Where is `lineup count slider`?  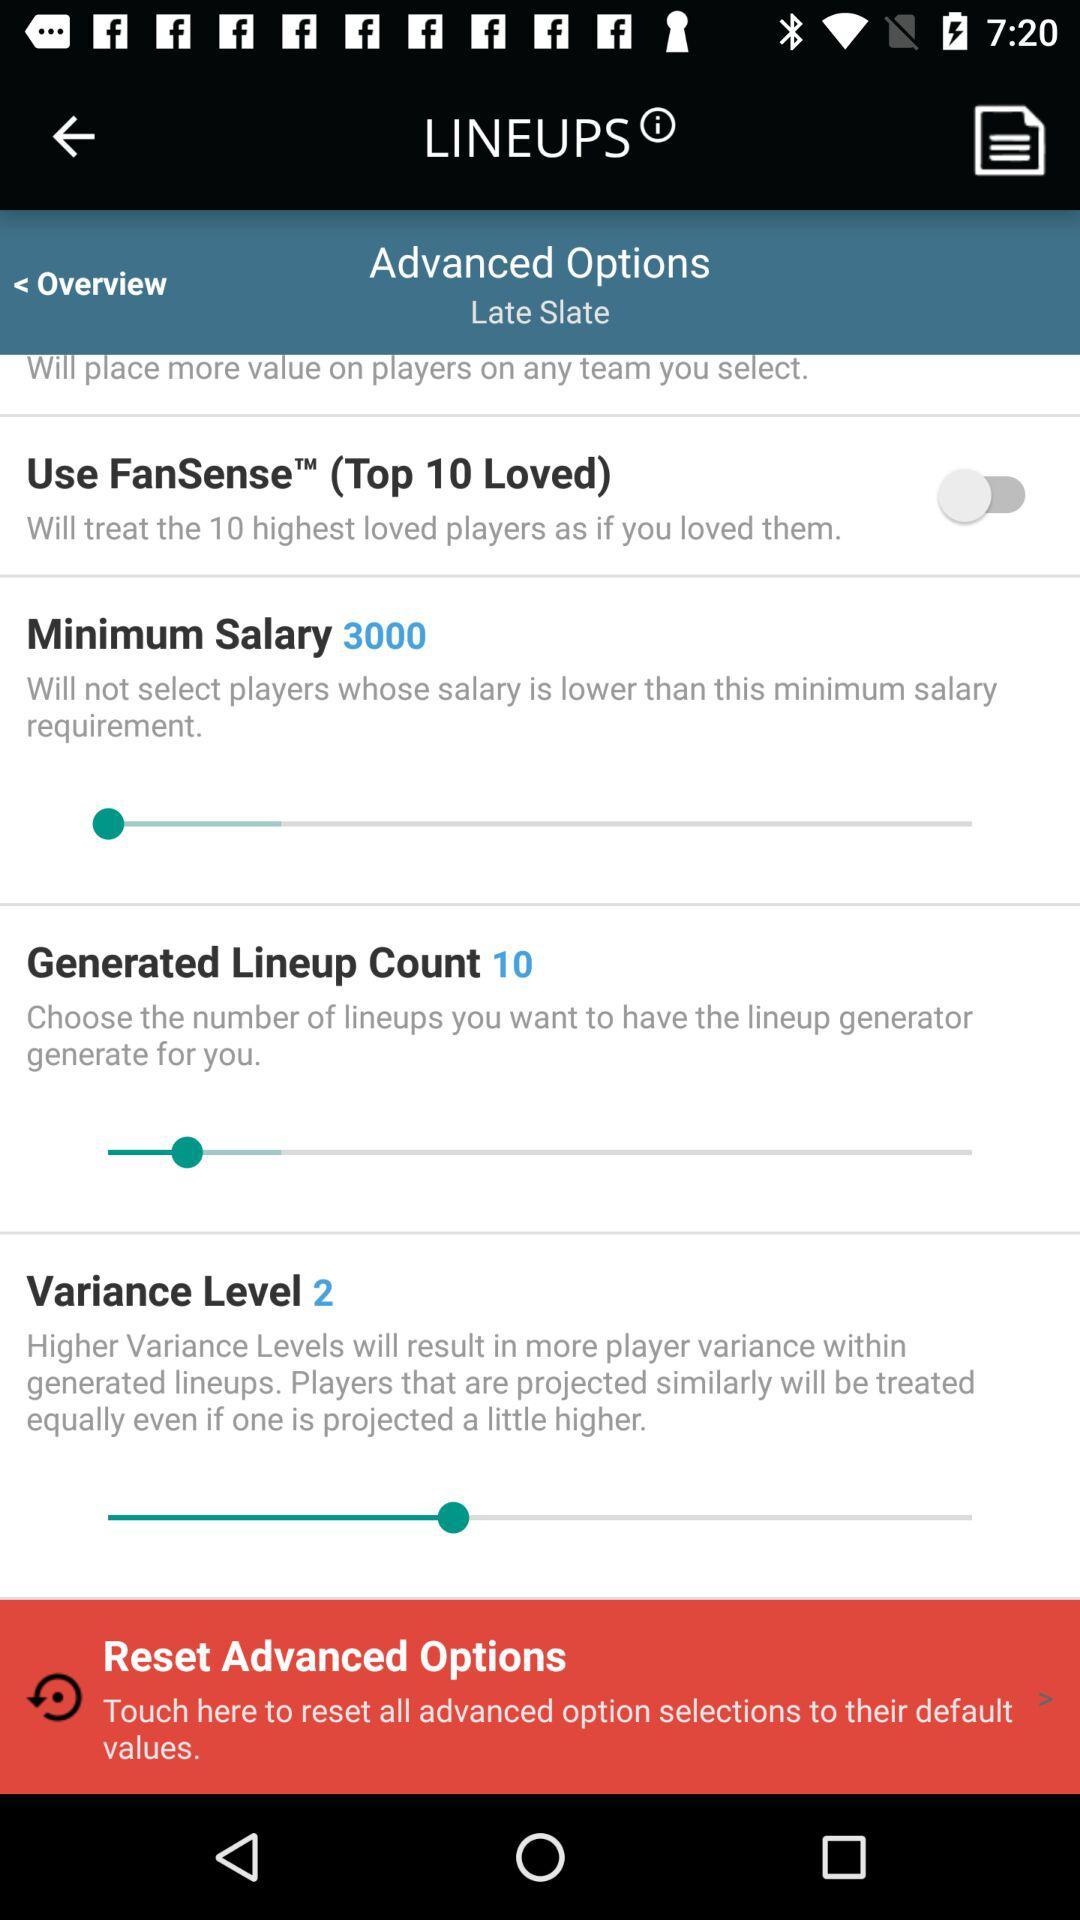
lineup count slider is located at coordinates (540, 1152).